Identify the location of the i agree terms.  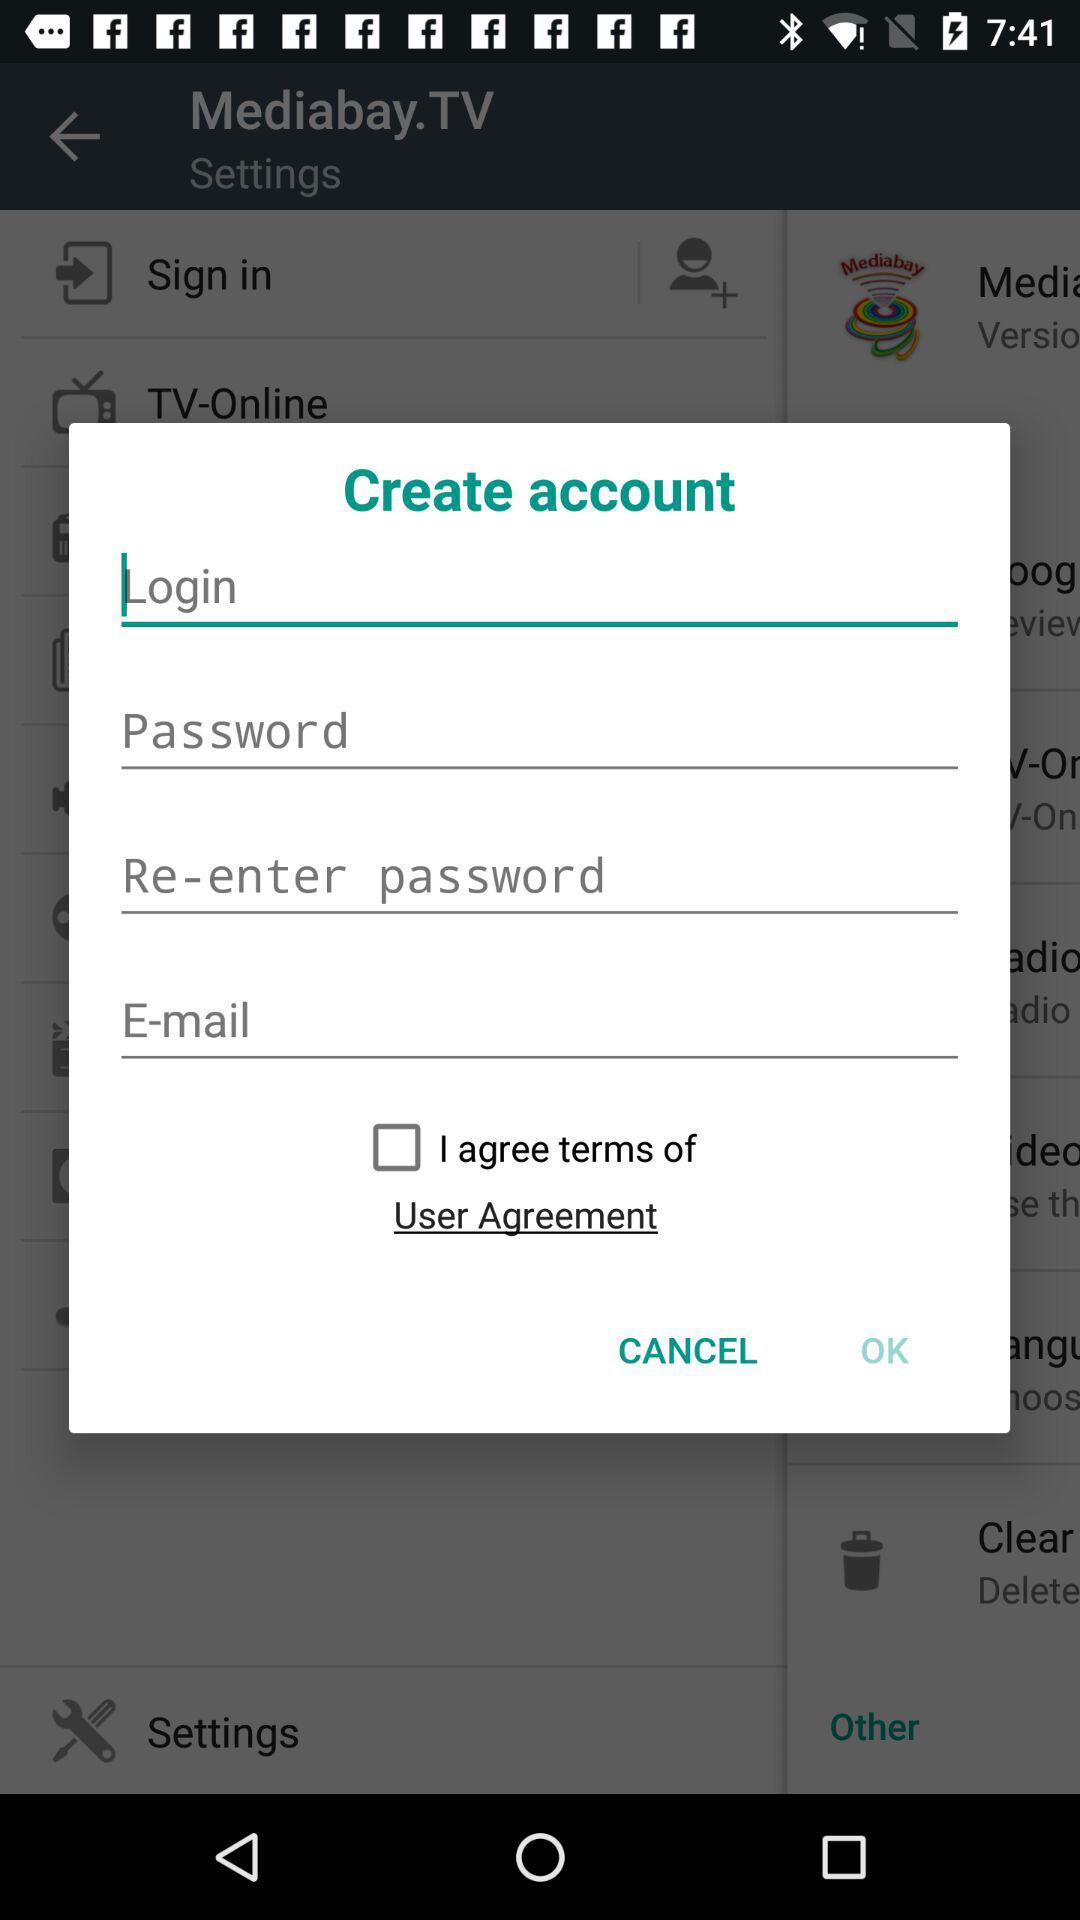
(524, 1147).